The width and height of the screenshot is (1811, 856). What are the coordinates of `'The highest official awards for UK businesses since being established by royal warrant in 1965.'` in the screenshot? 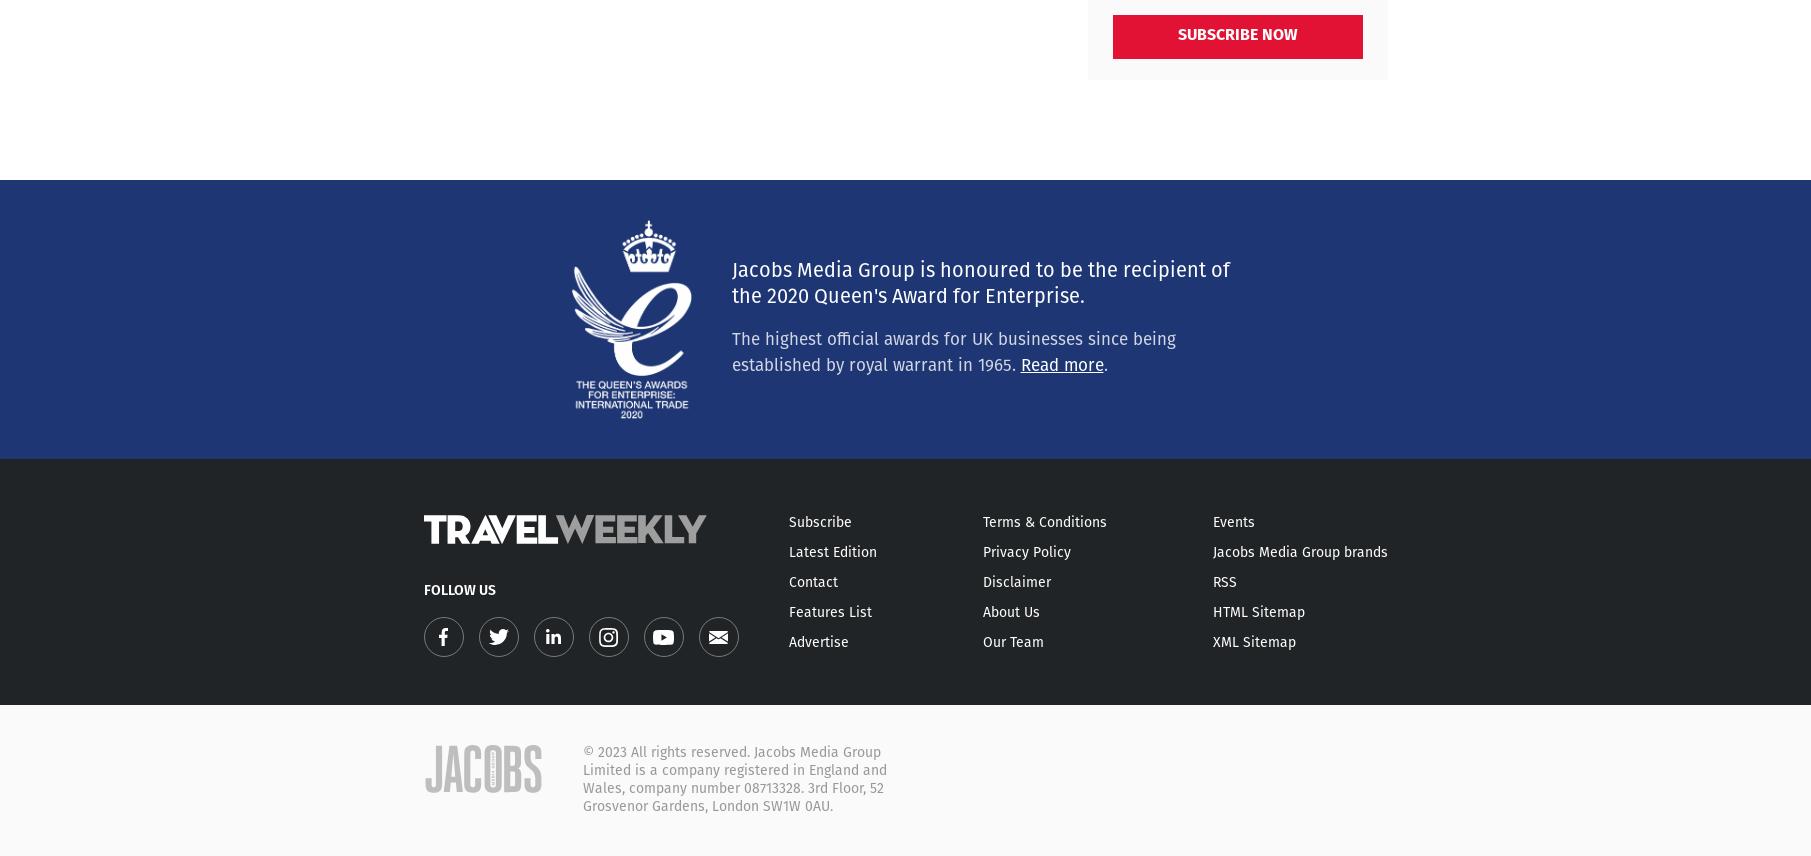 It's located at (951, 352).